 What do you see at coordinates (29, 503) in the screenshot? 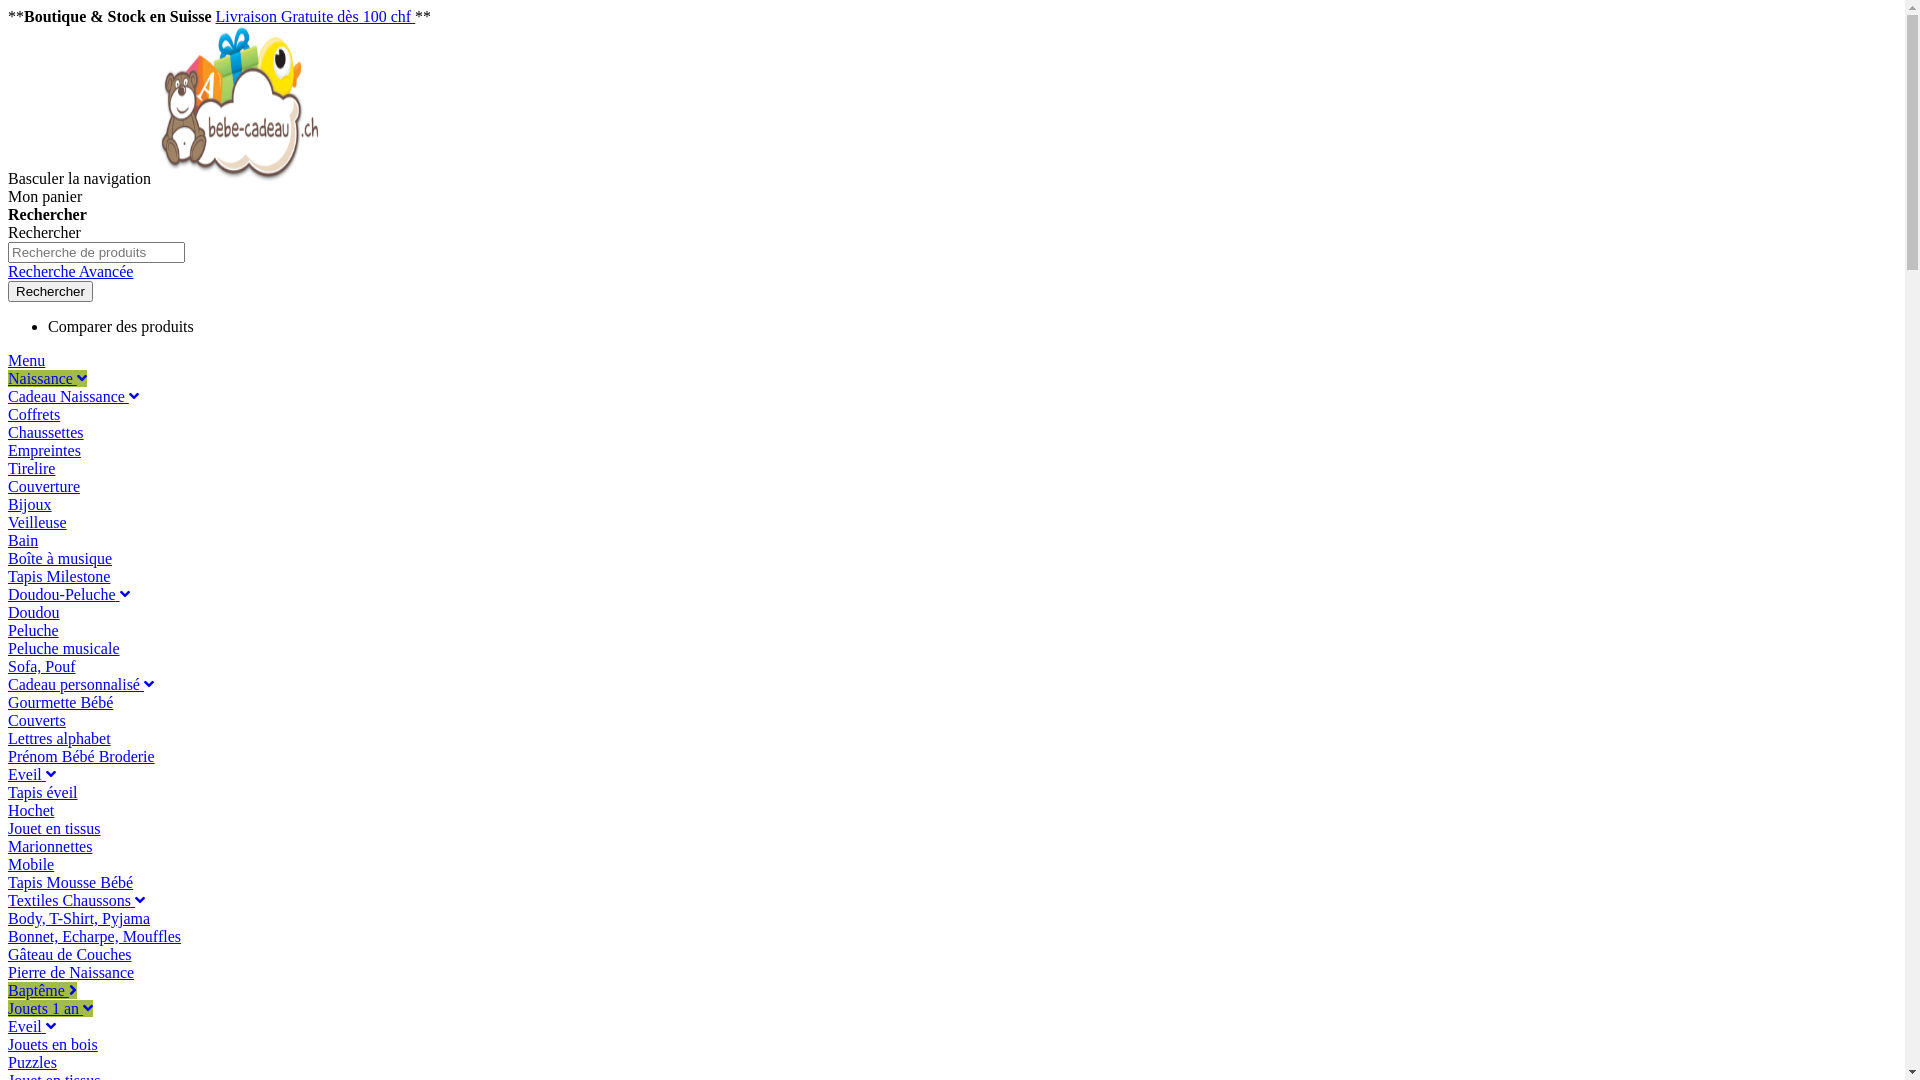
I see `'Bijoux'` at bounding box center [29, 503].